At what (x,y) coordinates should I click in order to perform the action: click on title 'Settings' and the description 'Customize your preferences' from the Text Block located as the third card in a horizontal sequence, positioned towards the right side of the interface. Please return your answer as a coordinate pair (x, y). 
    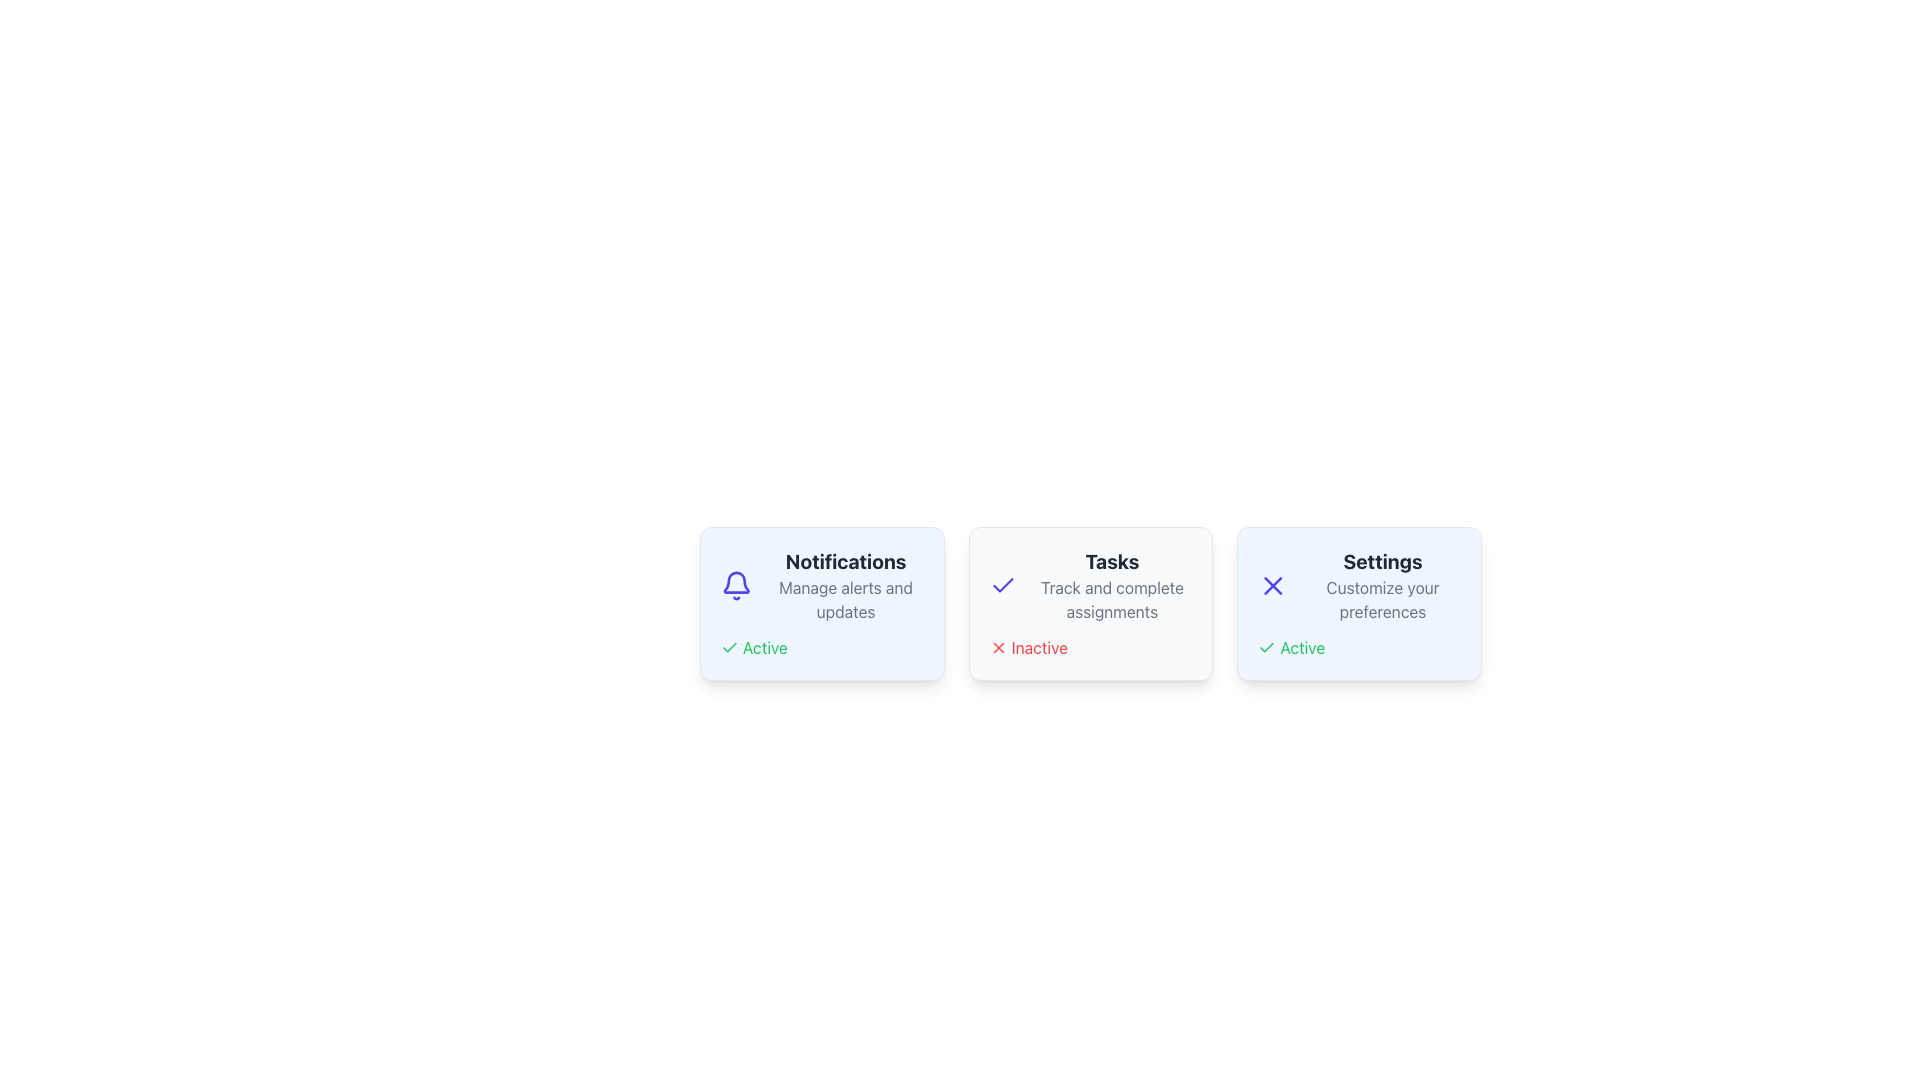
    Looking at the image, I should click on (1381, 585).